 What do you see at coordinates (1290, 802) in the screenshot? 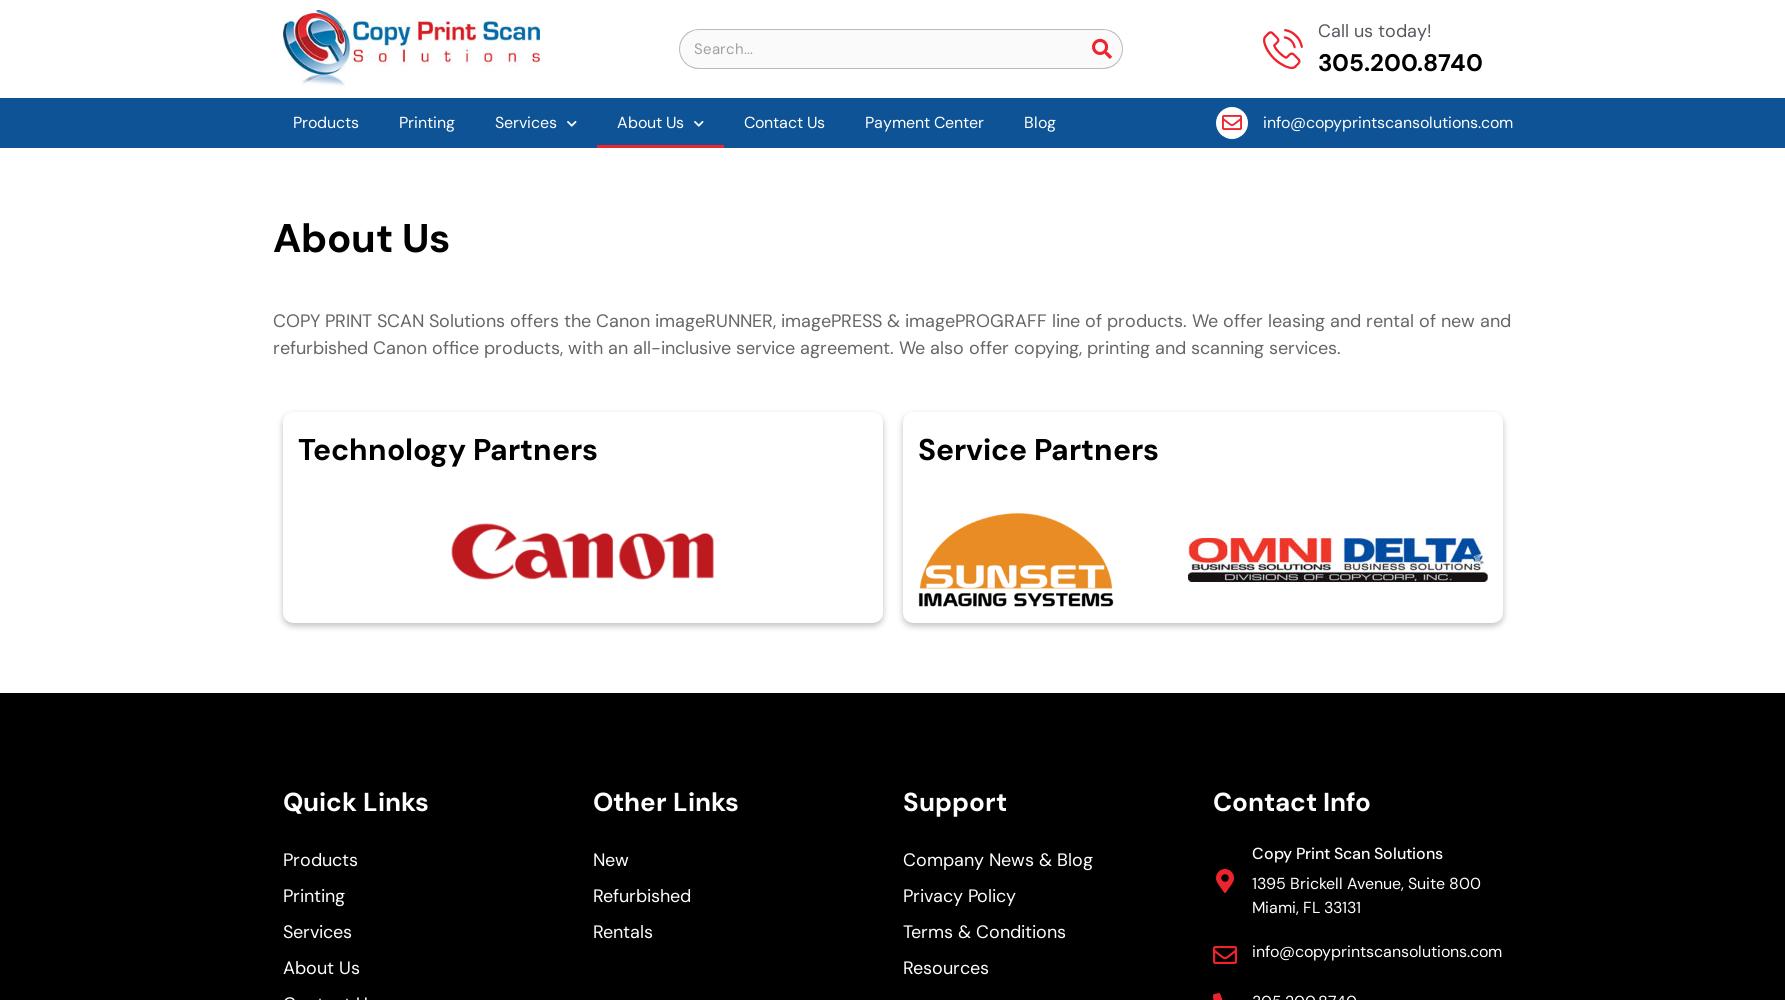
I see `'Contact Info'` at bounding box center [1290, 802].